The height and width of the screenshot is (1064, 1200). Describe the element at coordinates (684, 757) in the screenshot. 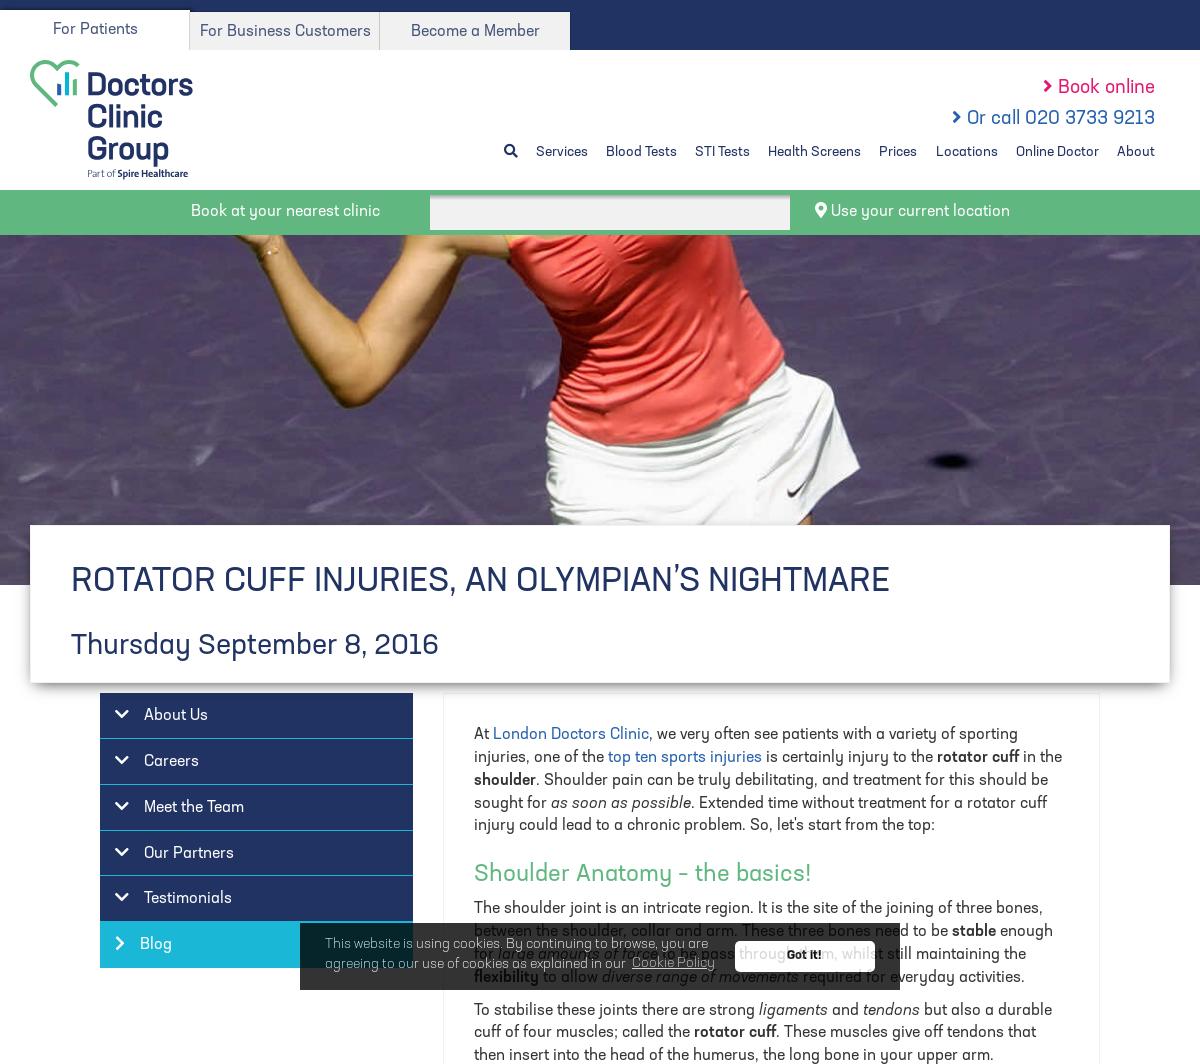

I see `'top ten sports injuries'` at that location.